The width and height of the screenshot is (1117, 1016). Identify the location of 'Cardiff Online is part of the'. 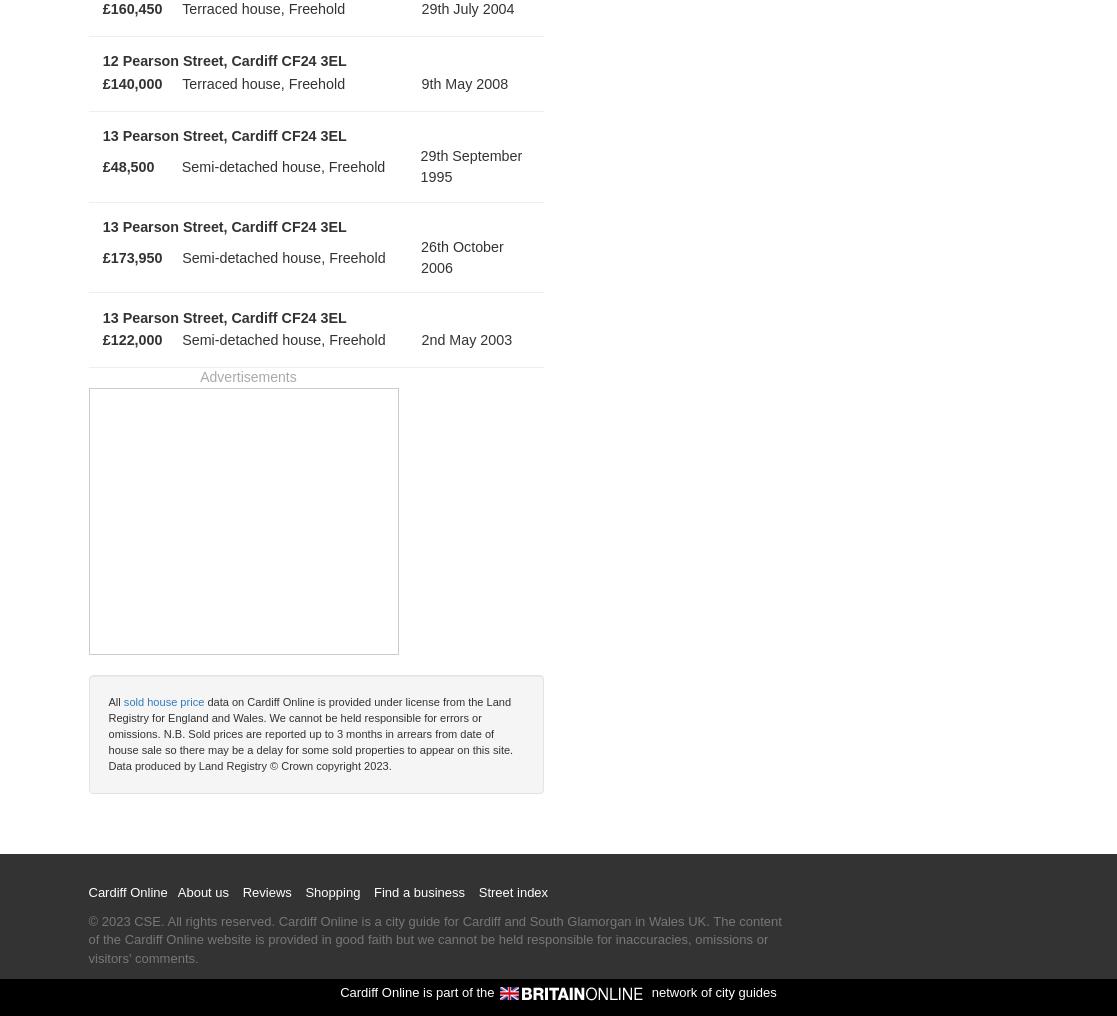
(339, 991).